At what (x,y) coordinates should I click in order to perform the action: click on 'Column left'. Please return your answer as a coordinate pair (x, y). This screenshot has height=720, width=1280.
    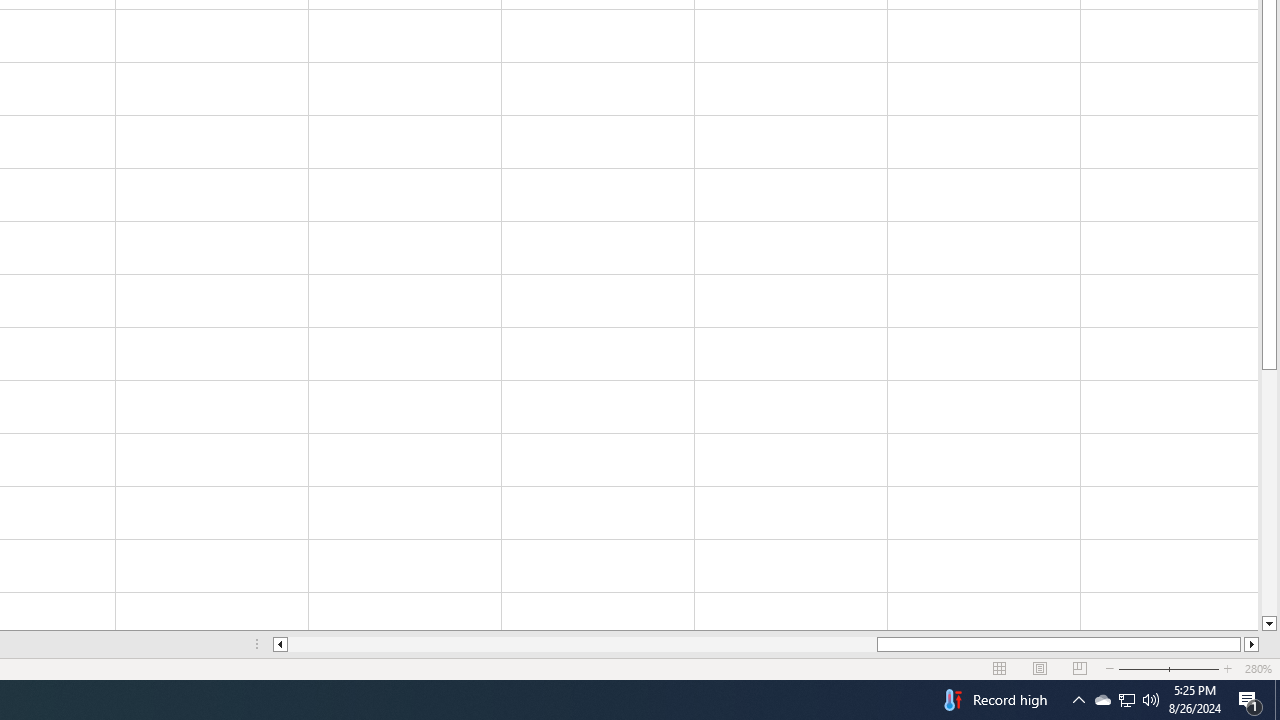
    Looking at the image, I should click on (278, 644).